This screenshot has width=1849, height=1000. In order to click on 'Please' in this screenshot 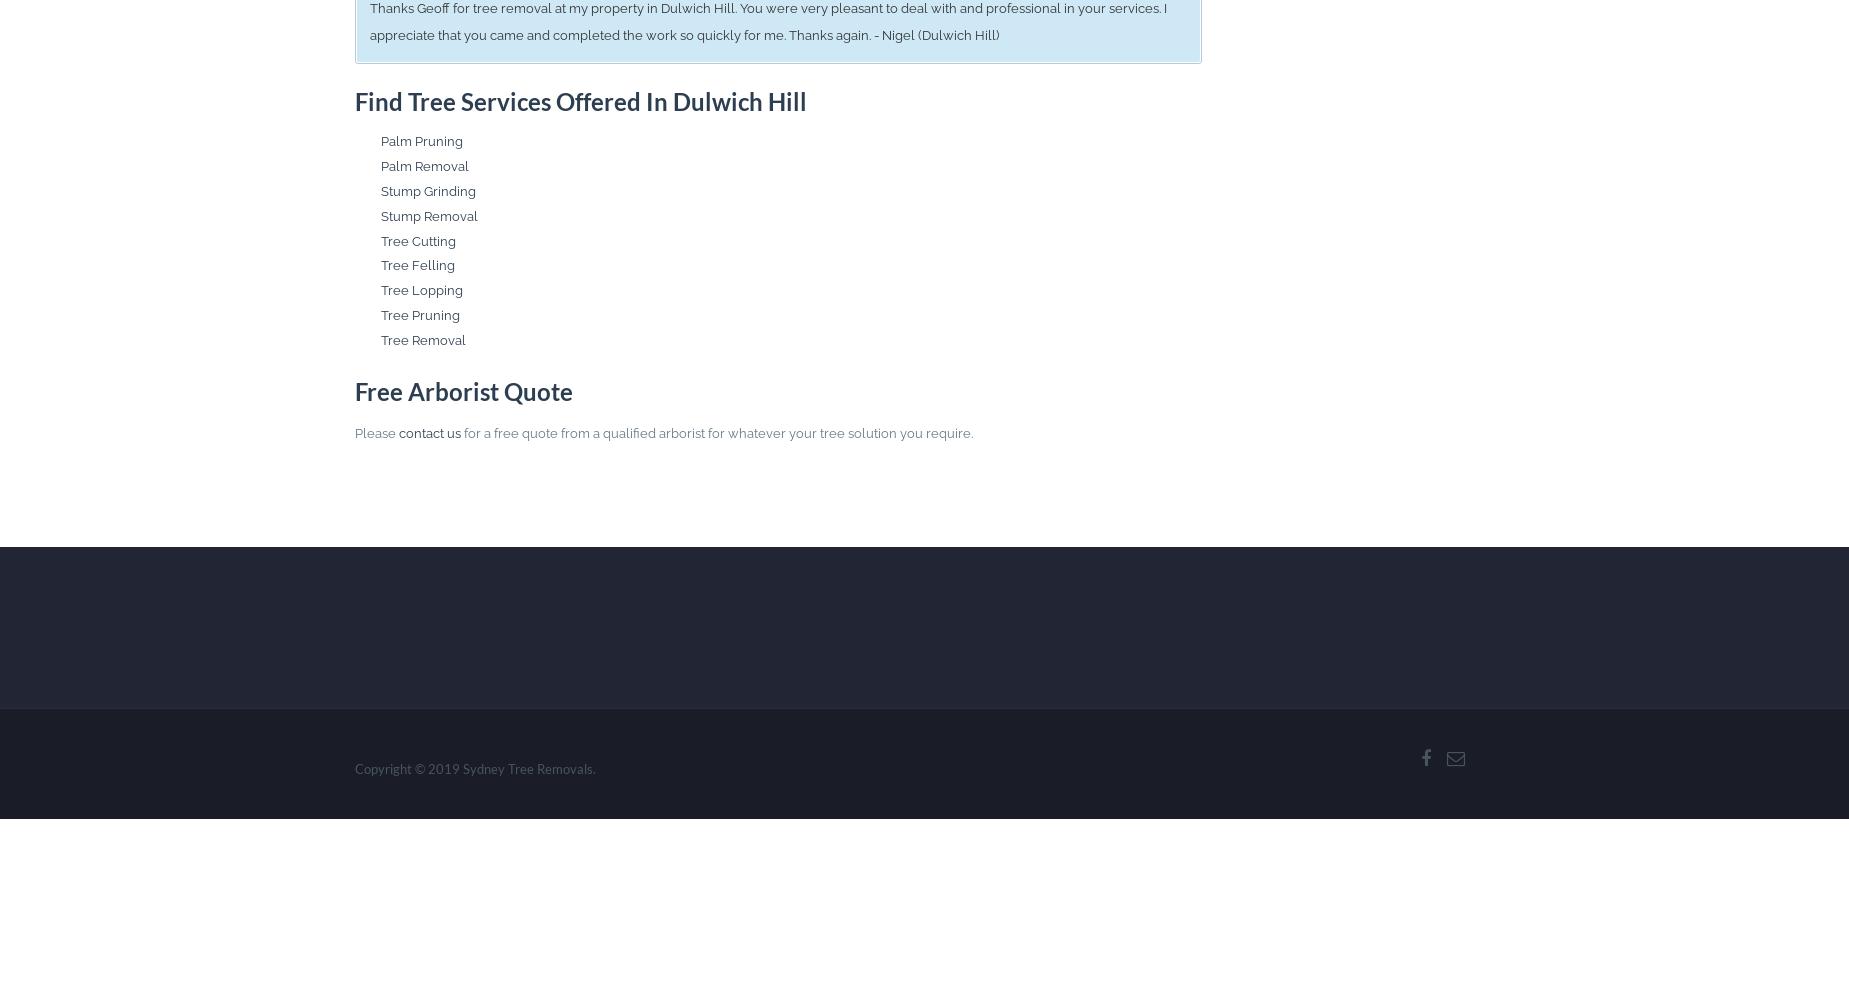, I will do `click(375, 433)`.